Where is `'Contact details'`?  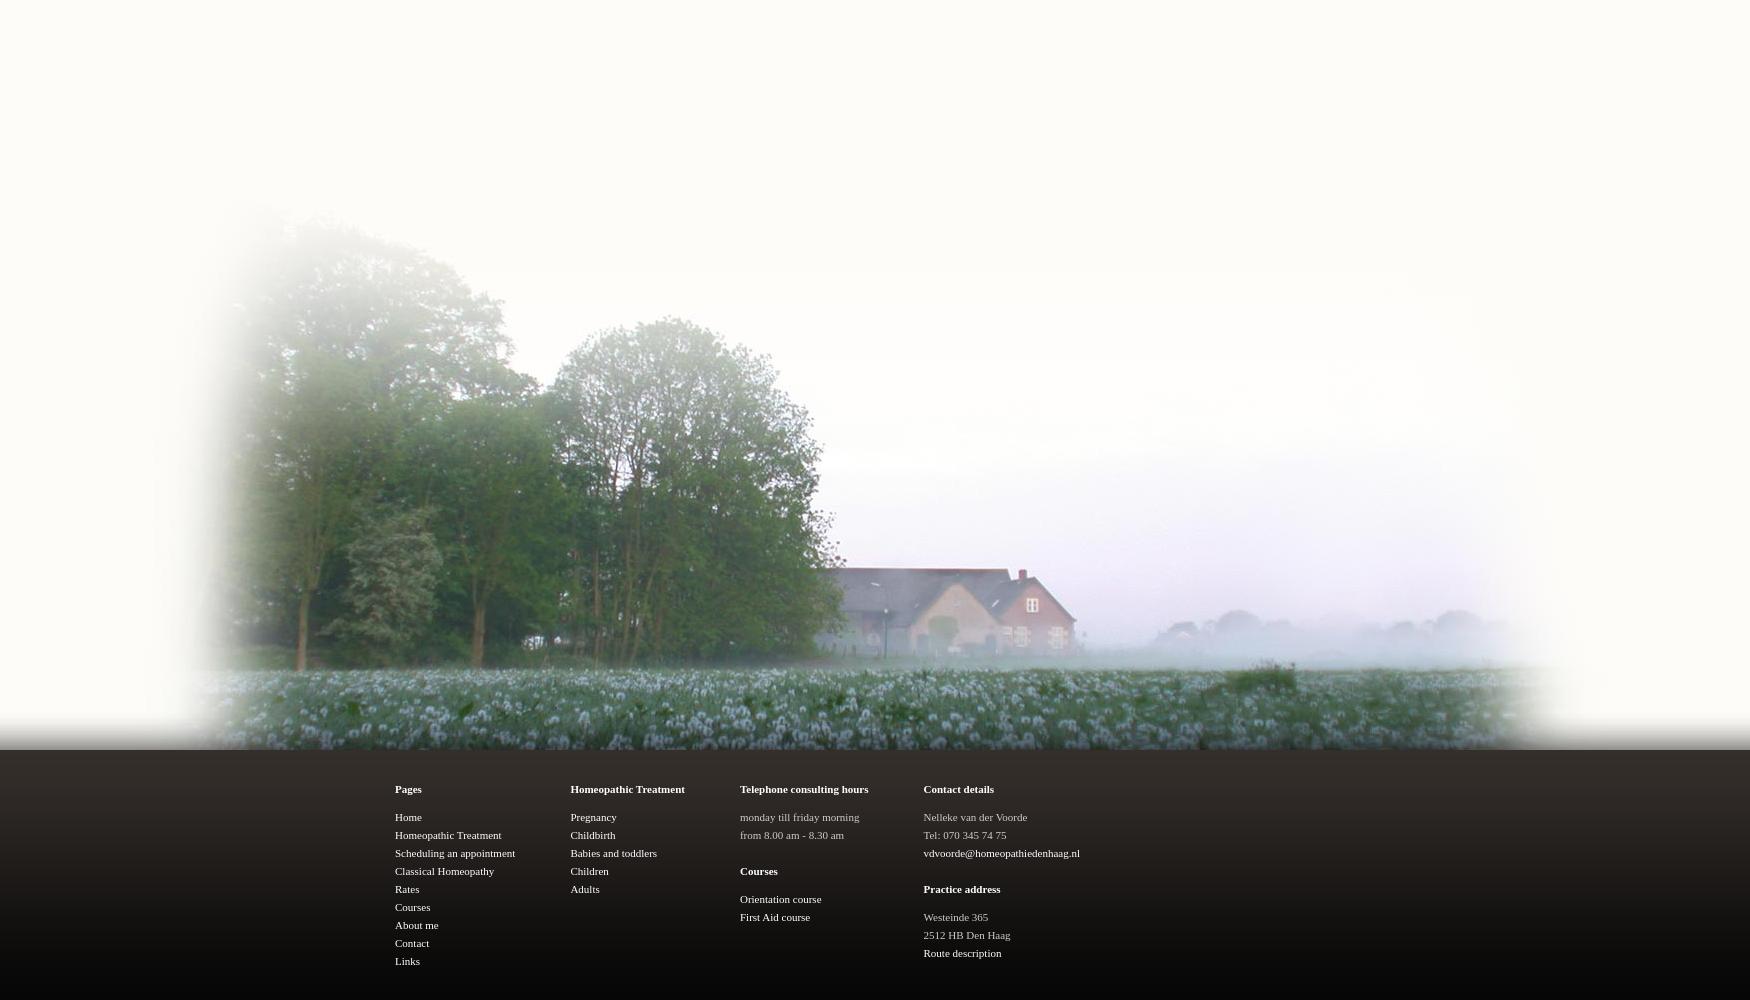 'Contact details' is located at coordinates (958, 789).